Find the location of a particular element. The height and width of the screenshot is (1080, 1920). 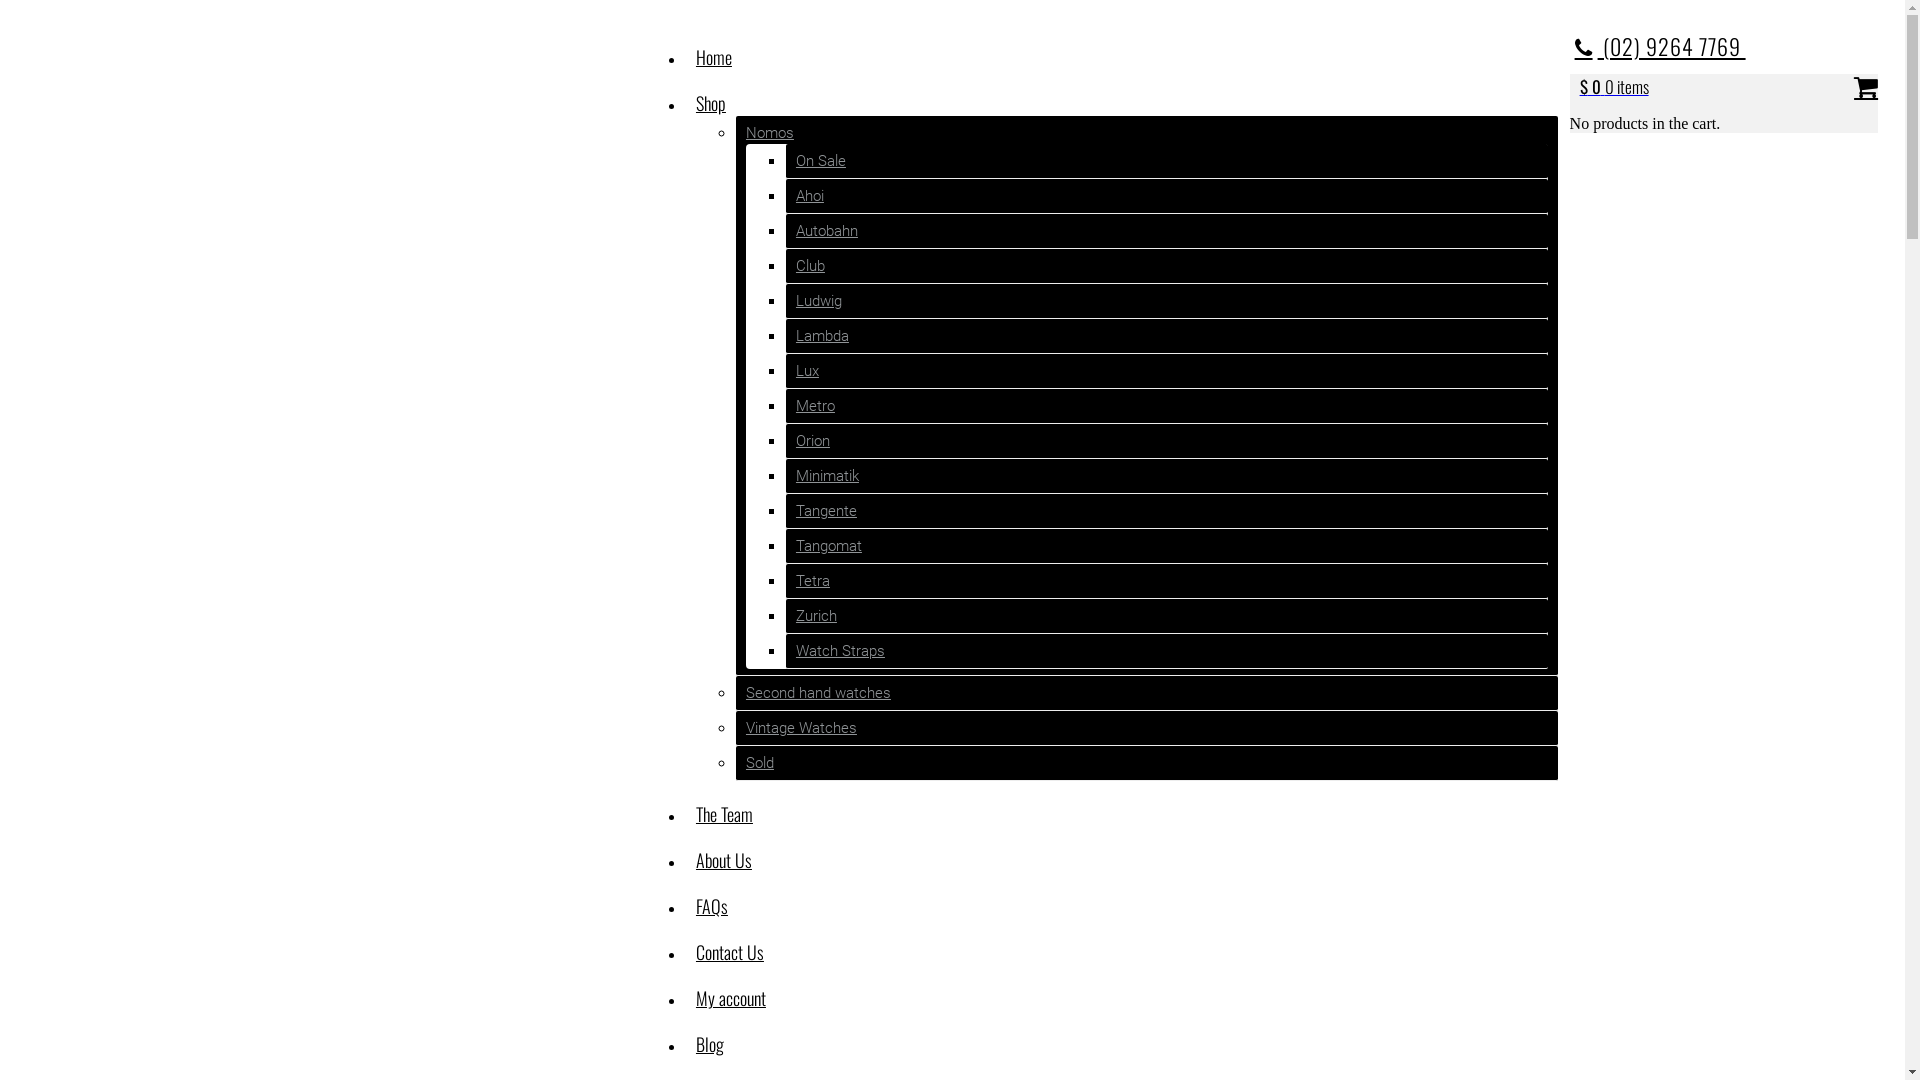

'Watch Straps' is located at coordinates (840, 651).